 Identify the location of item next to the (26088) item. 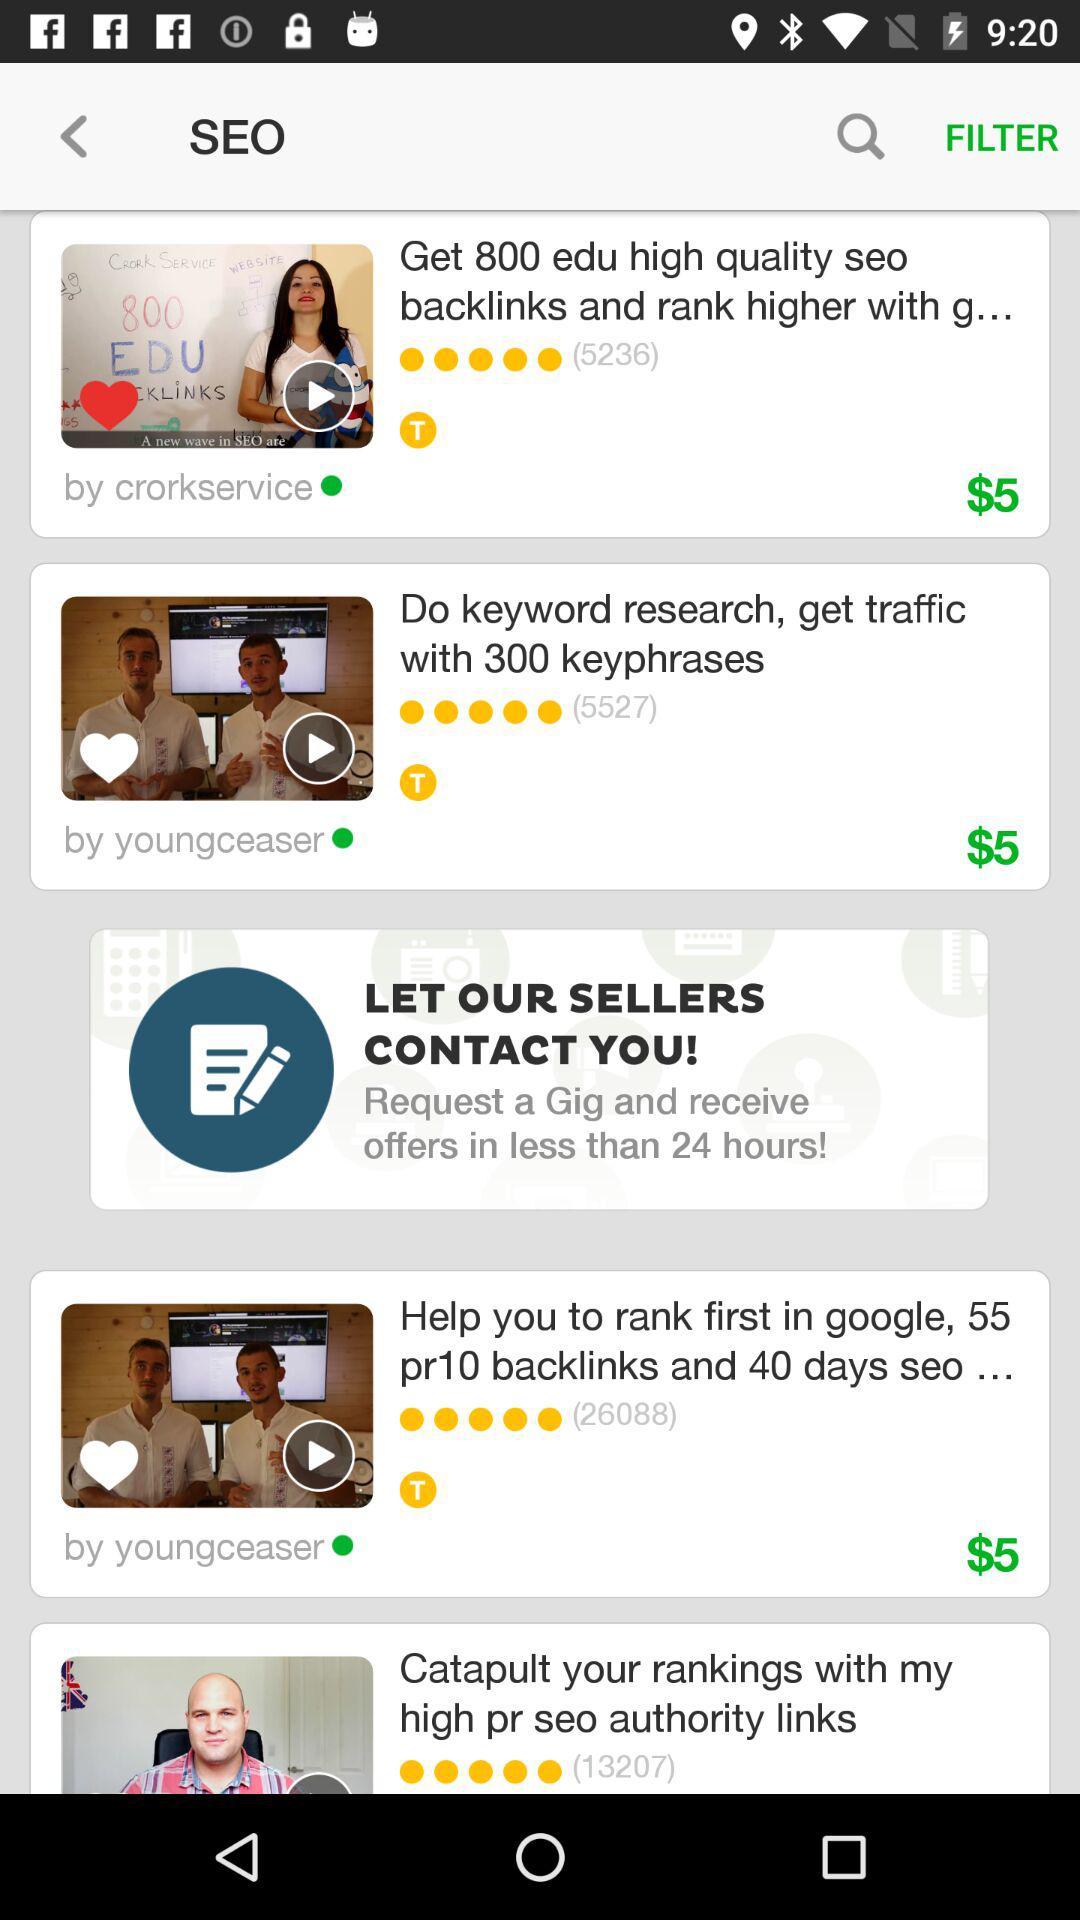
(555, 1418).